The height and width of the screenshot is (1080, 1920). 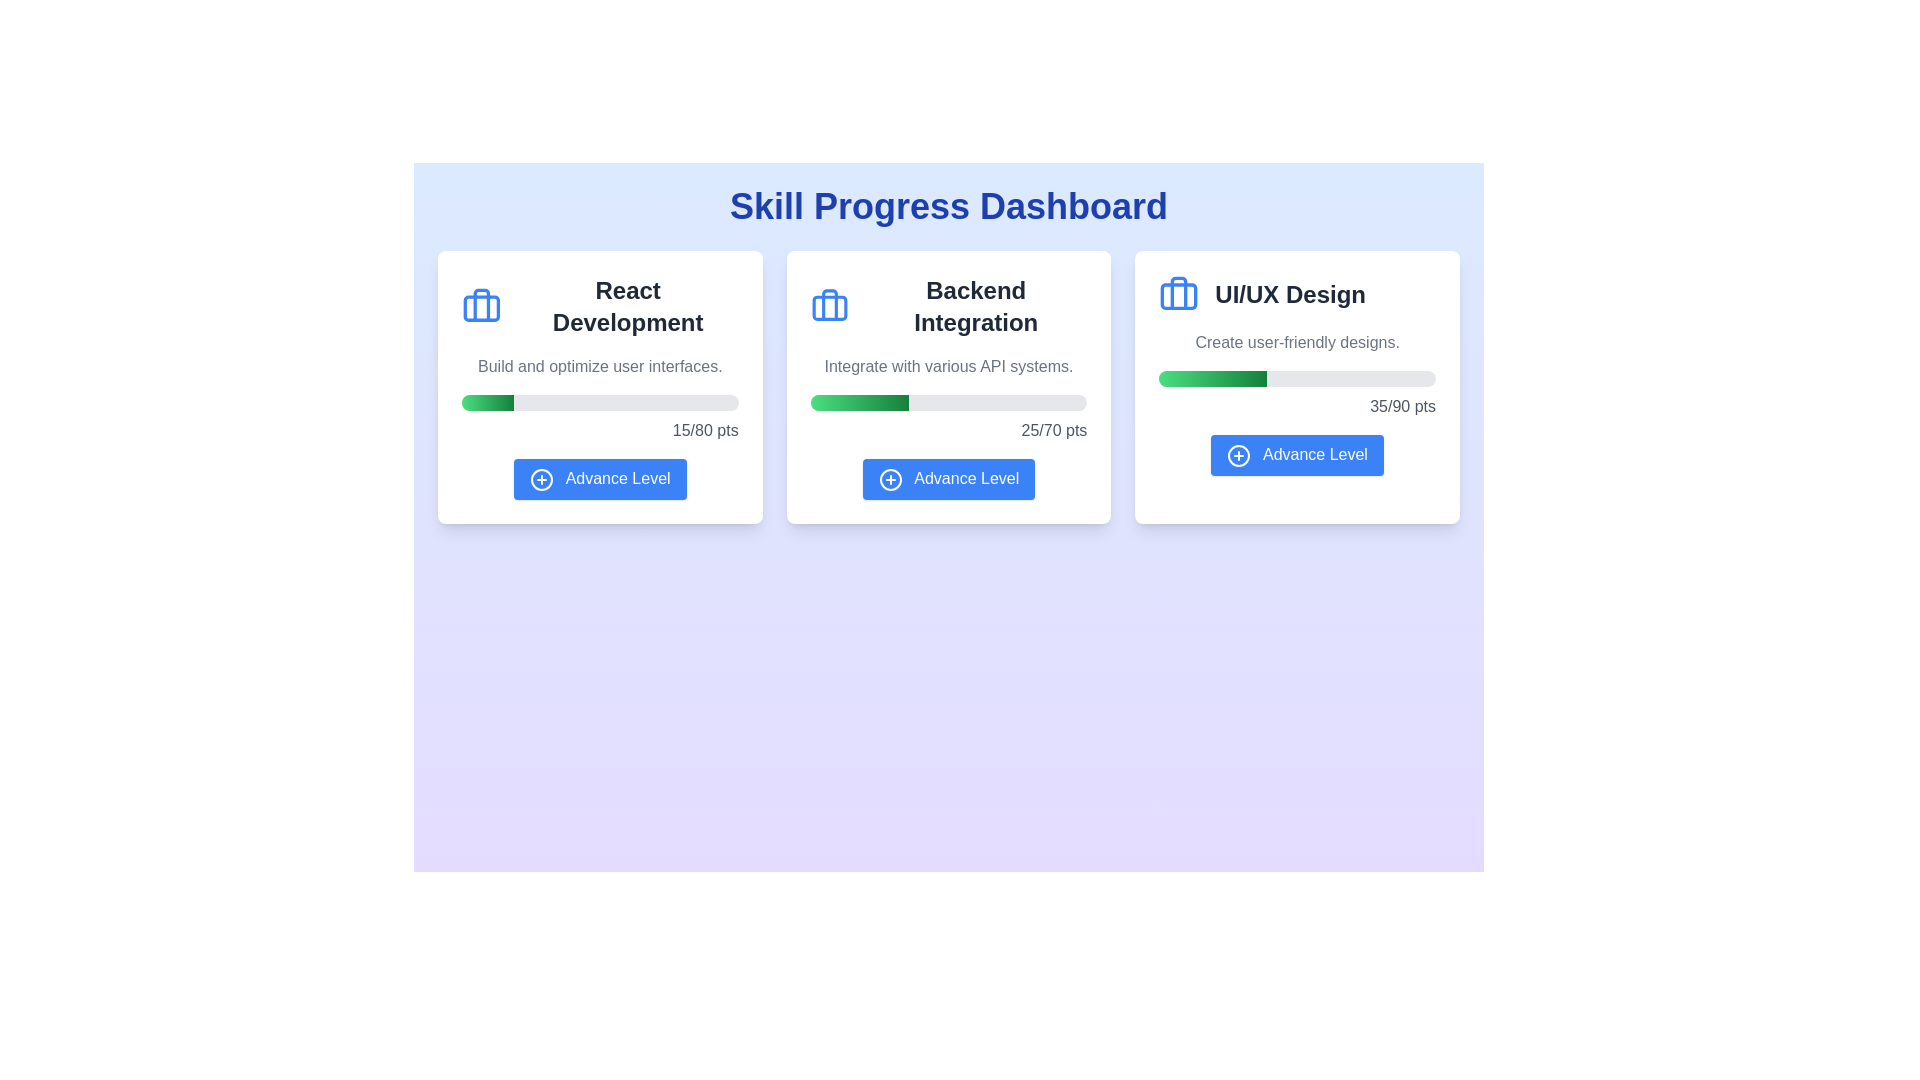 What do you see at coordinates (889, 479) in the screenshot?
I see `the leading icon of the 'Advance Level' button located in the center card labeled 'Backend Integration'` at bounding box center [889, 479].